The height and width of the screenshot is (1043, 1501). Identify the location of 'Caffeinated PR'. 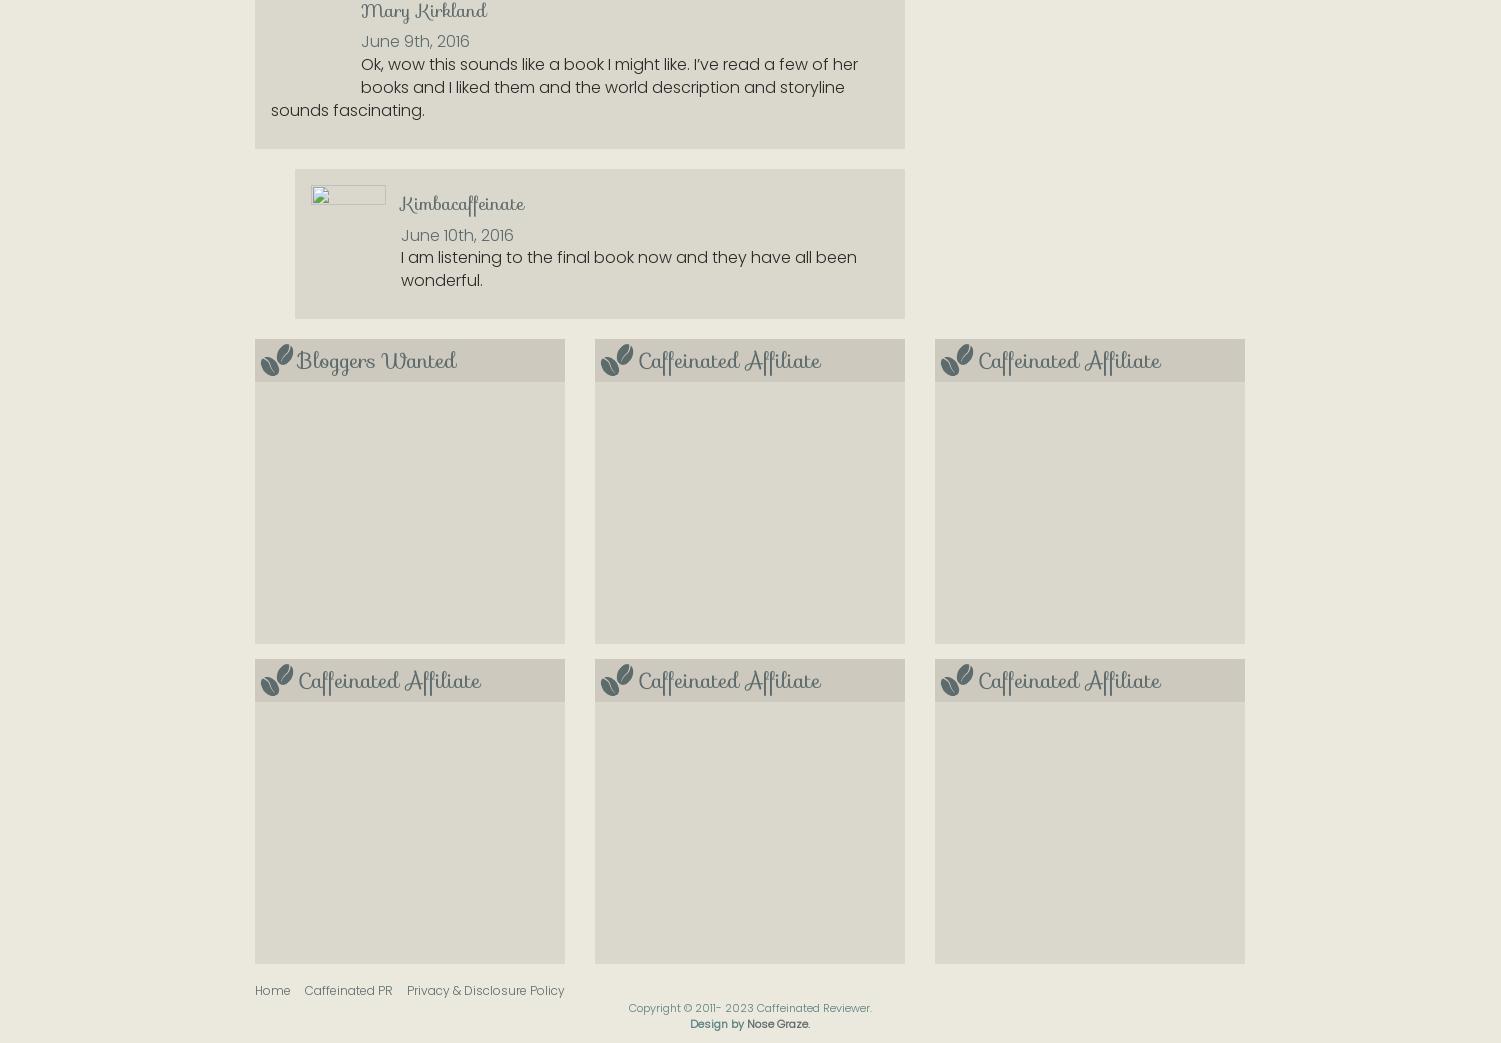
(305, 989).